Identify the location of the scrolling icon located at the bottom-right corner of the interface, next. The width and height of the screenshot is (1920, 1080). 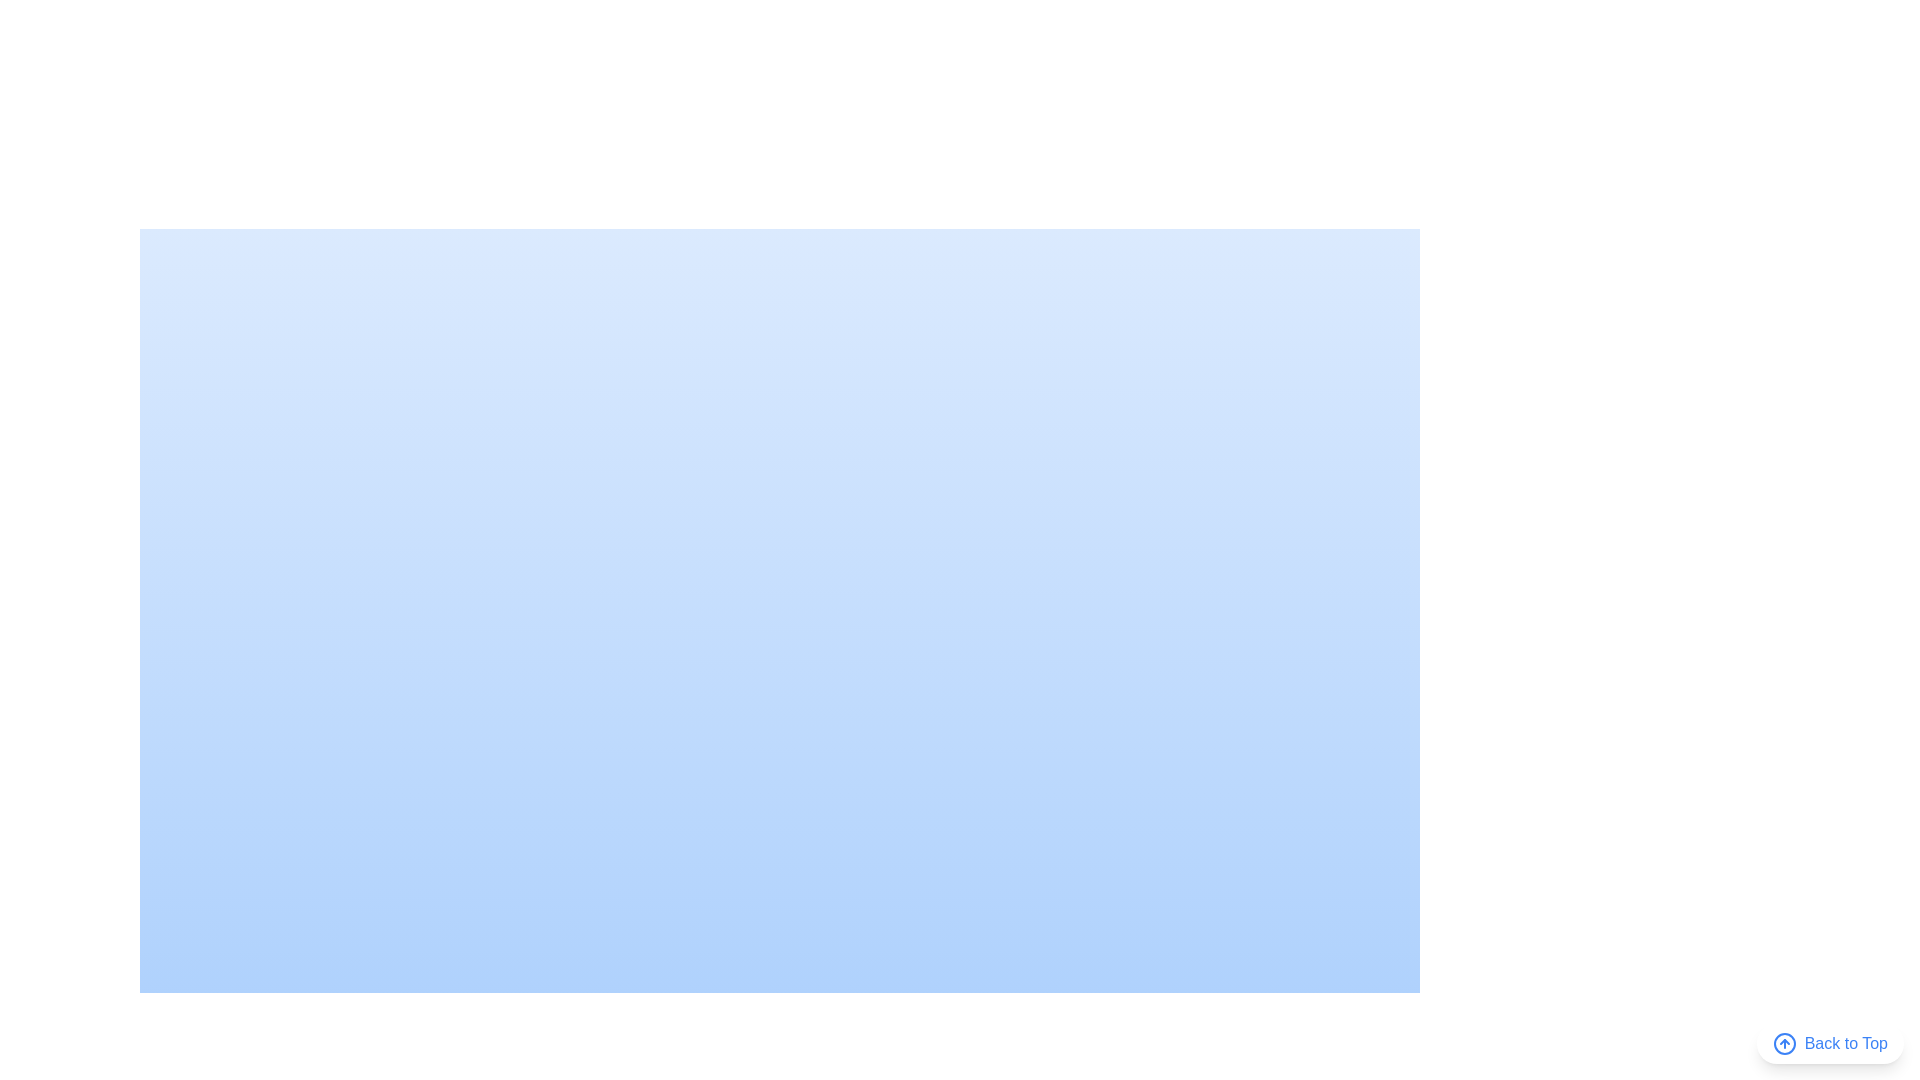
(1784, 1043).